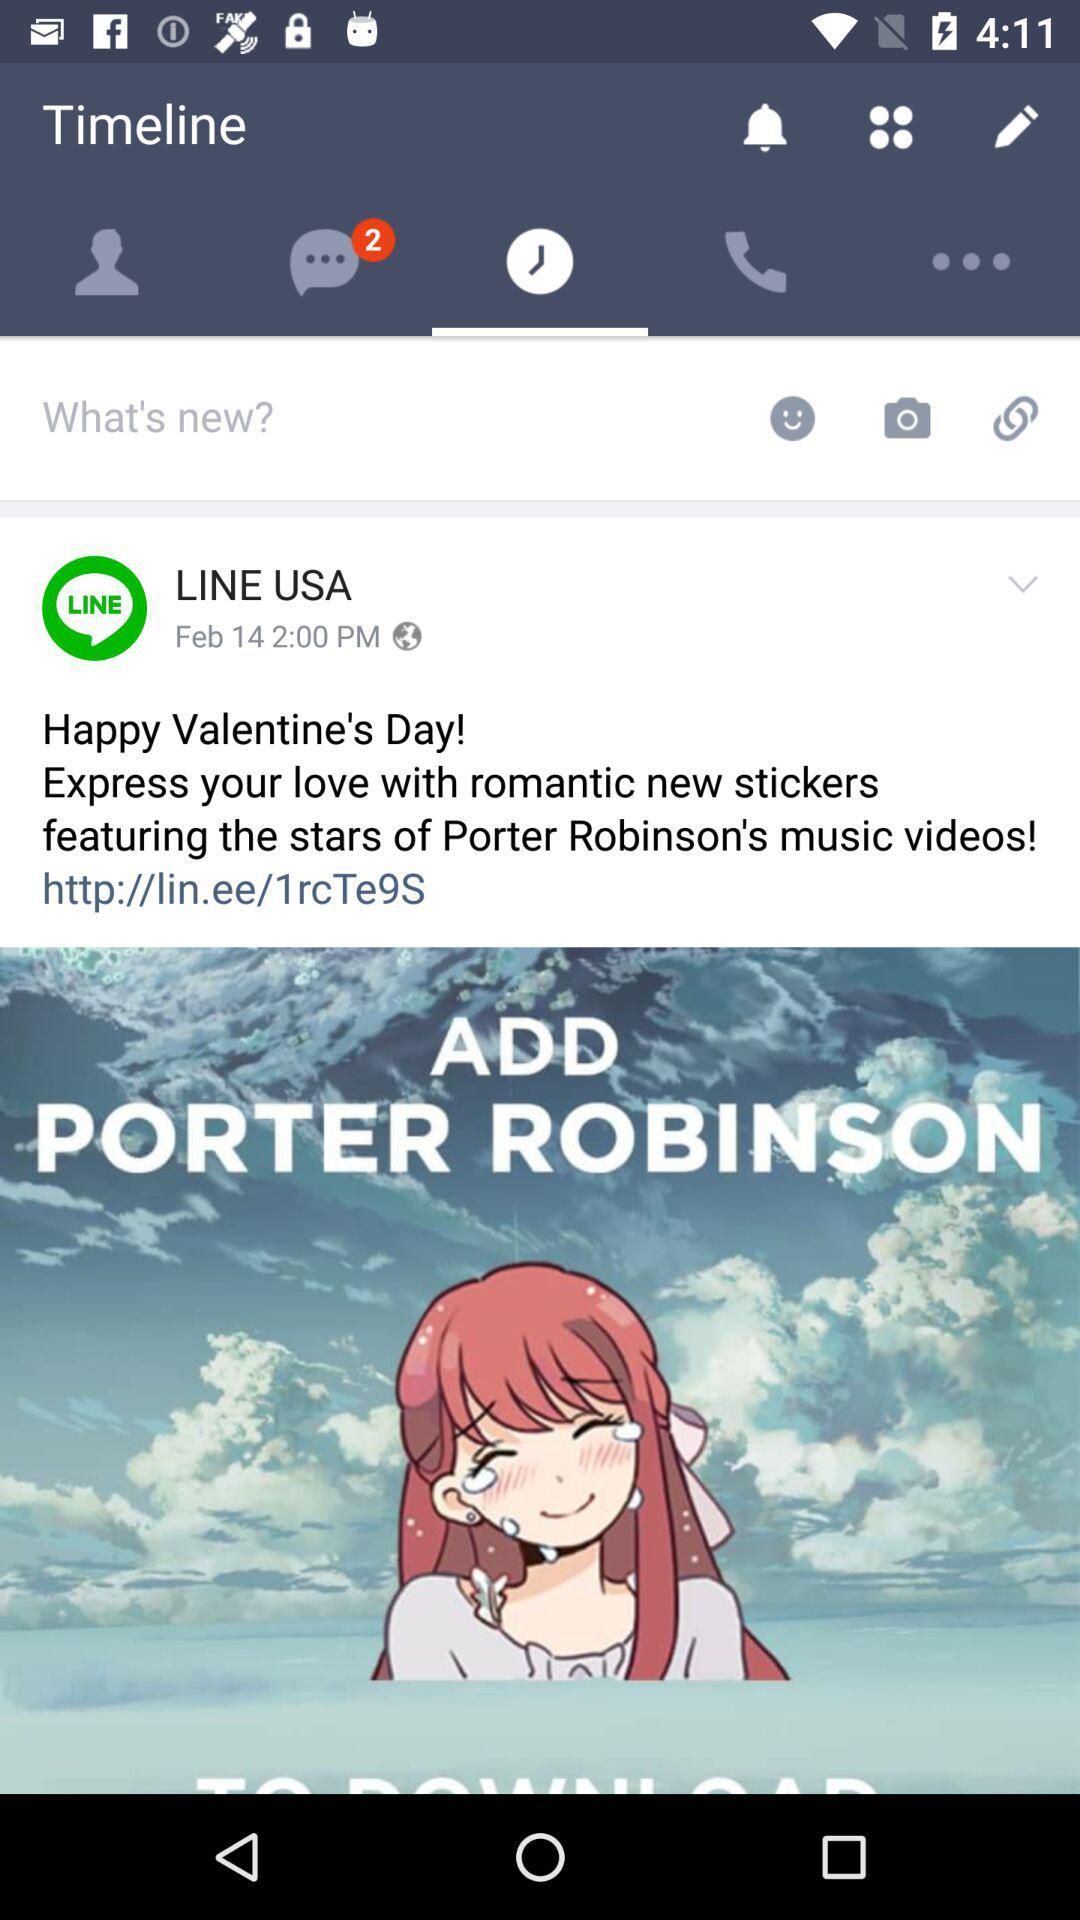 This screenshot has width=1080, height=1920. I want to click on the call icon, so click(756, 261).